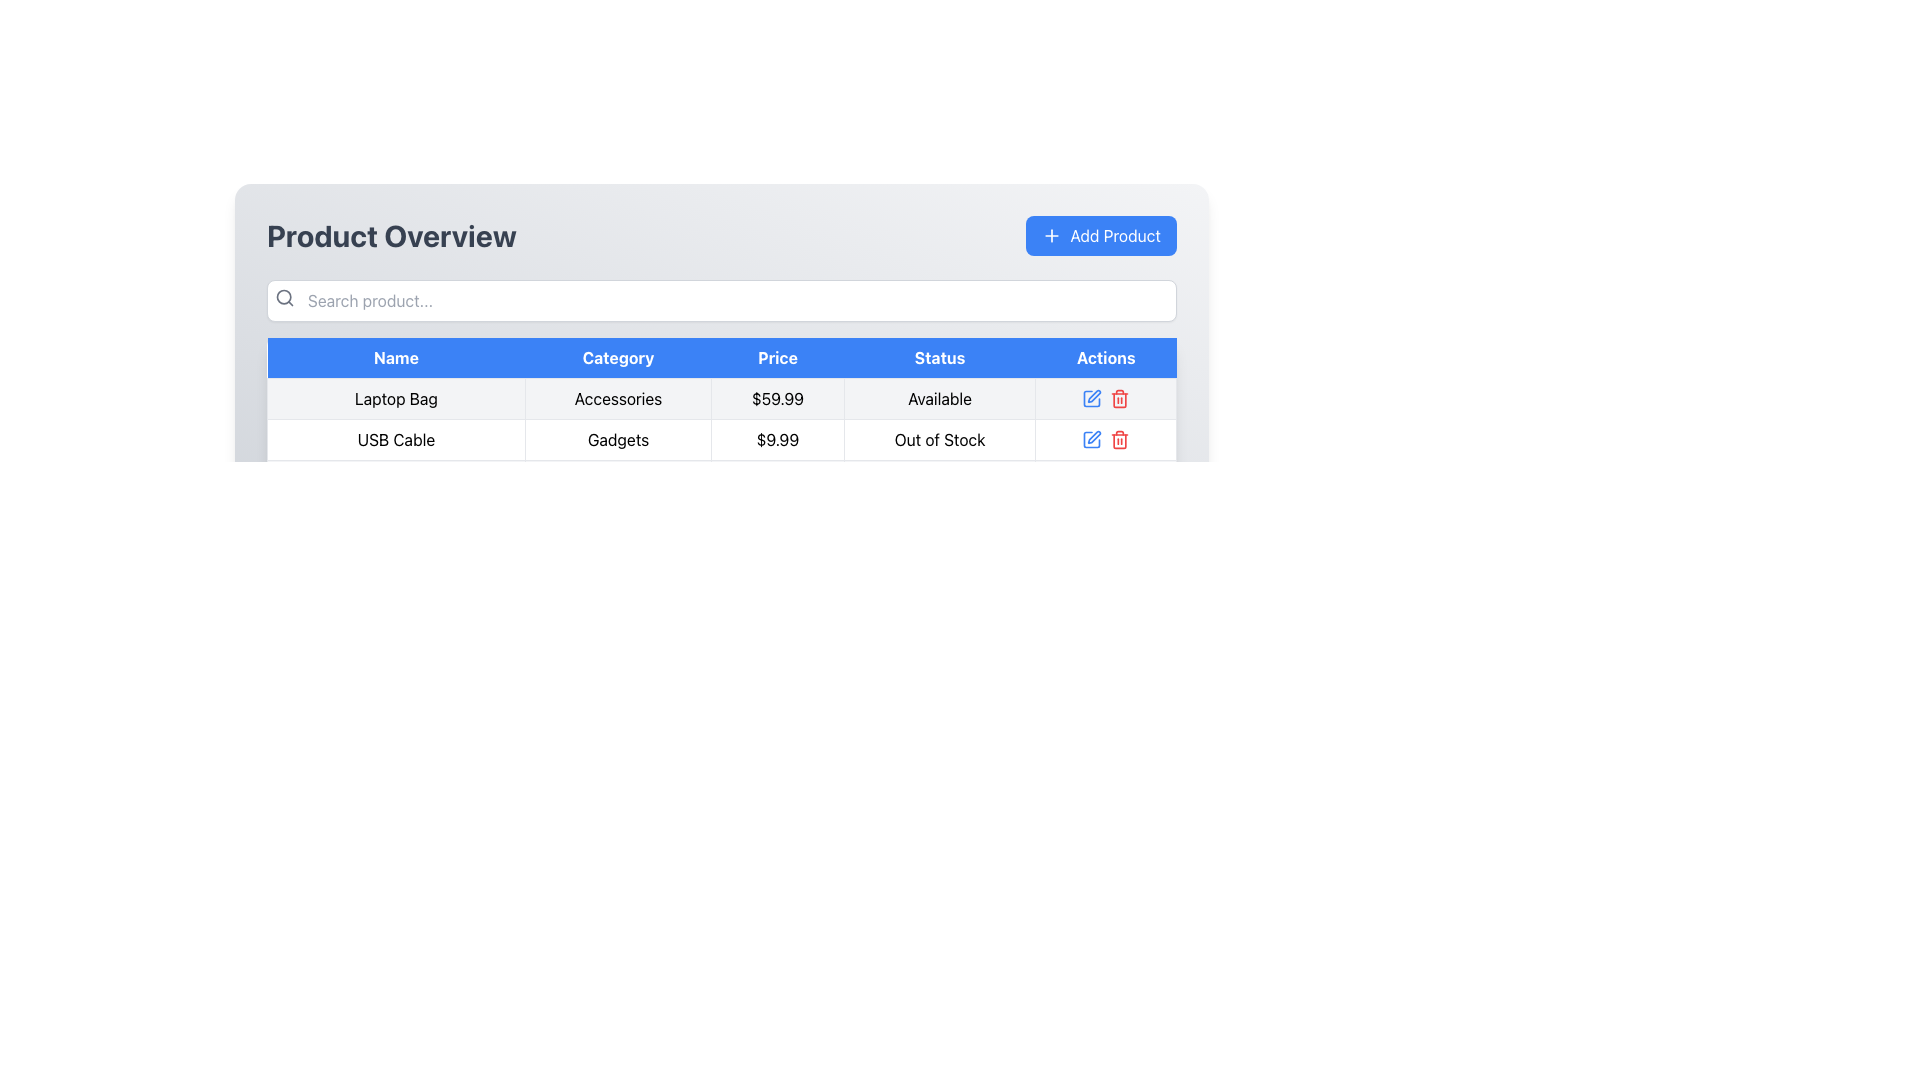 The image size is (1920, 1080). I want to click on the text label displaying the price '$9.99' in the Price column of the second row of the table, which is part of the information for 'USB Cable' under the Name column, so click(776, 438).